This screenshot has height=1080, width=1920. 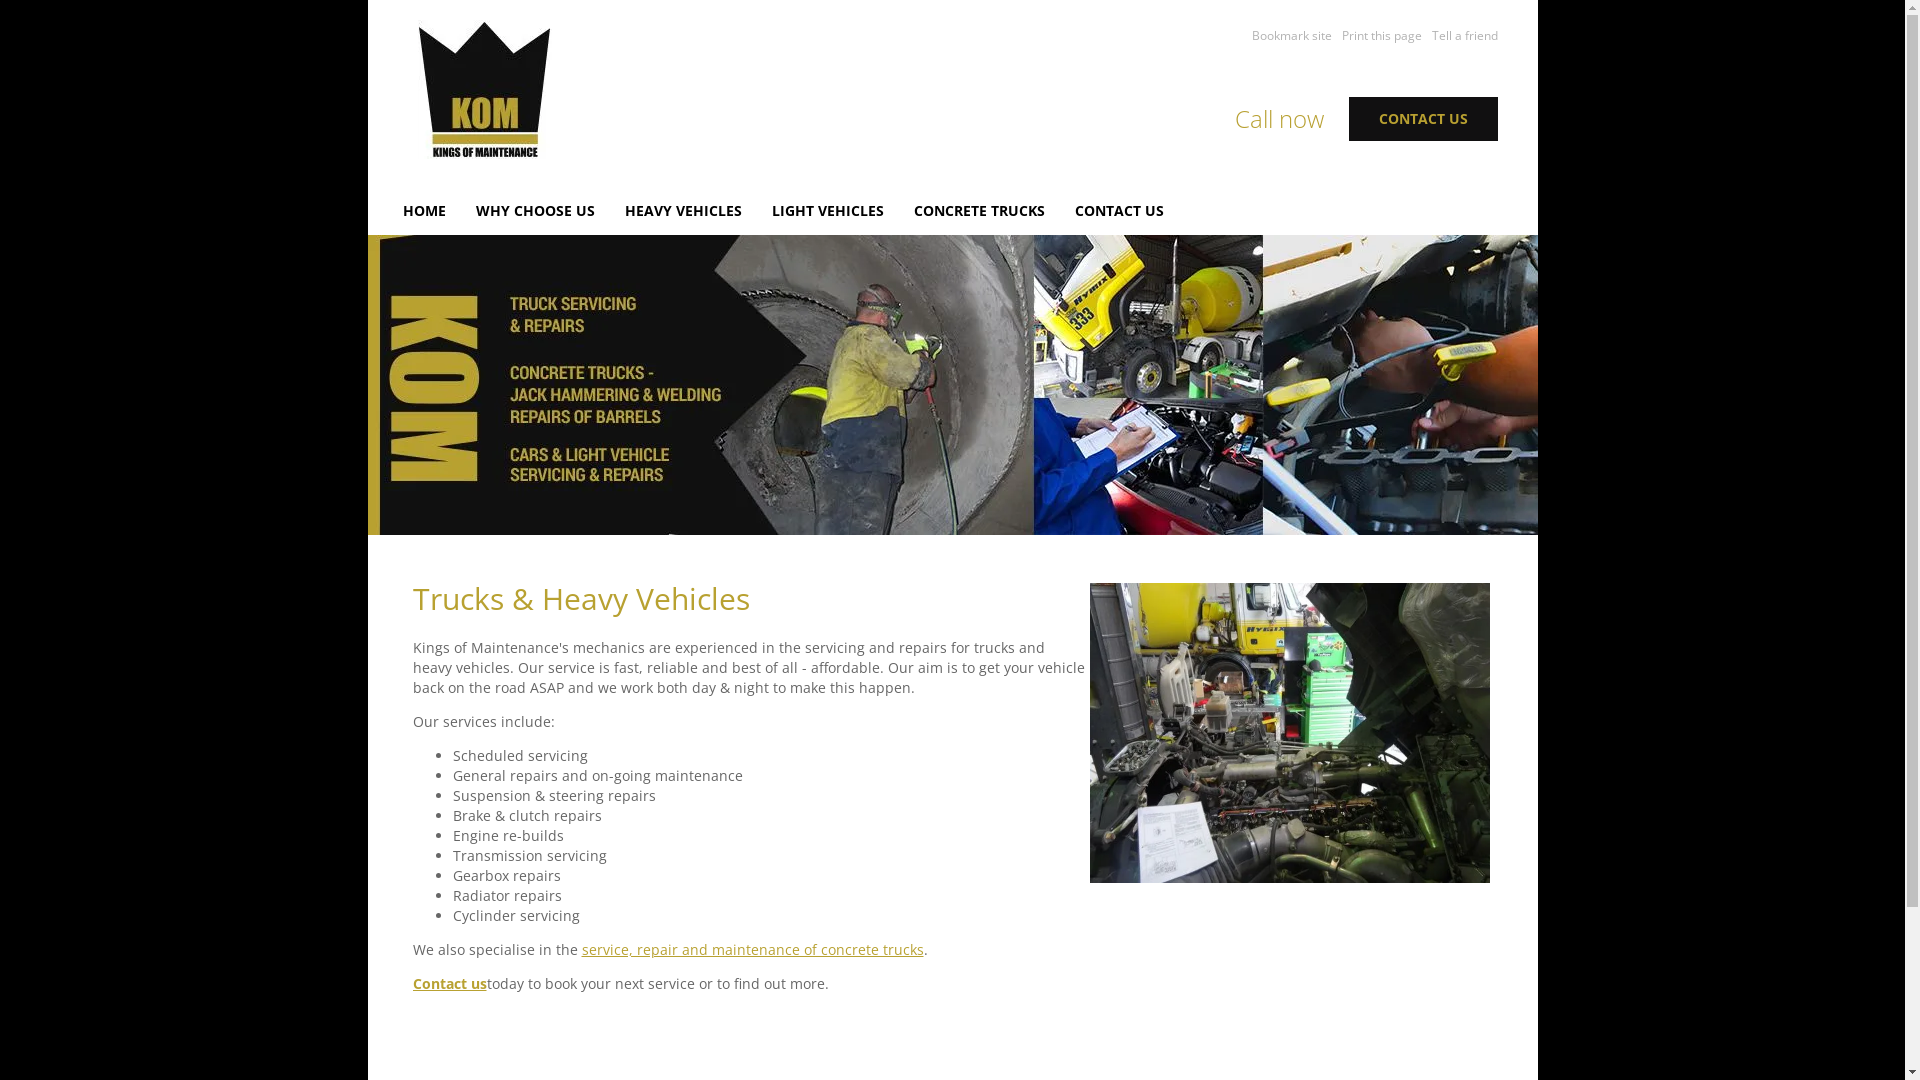 What do you see at coordinates (1459, 35) in the screenshot?
I see `'Tell a friend'` at bounding box center [1459, 35].